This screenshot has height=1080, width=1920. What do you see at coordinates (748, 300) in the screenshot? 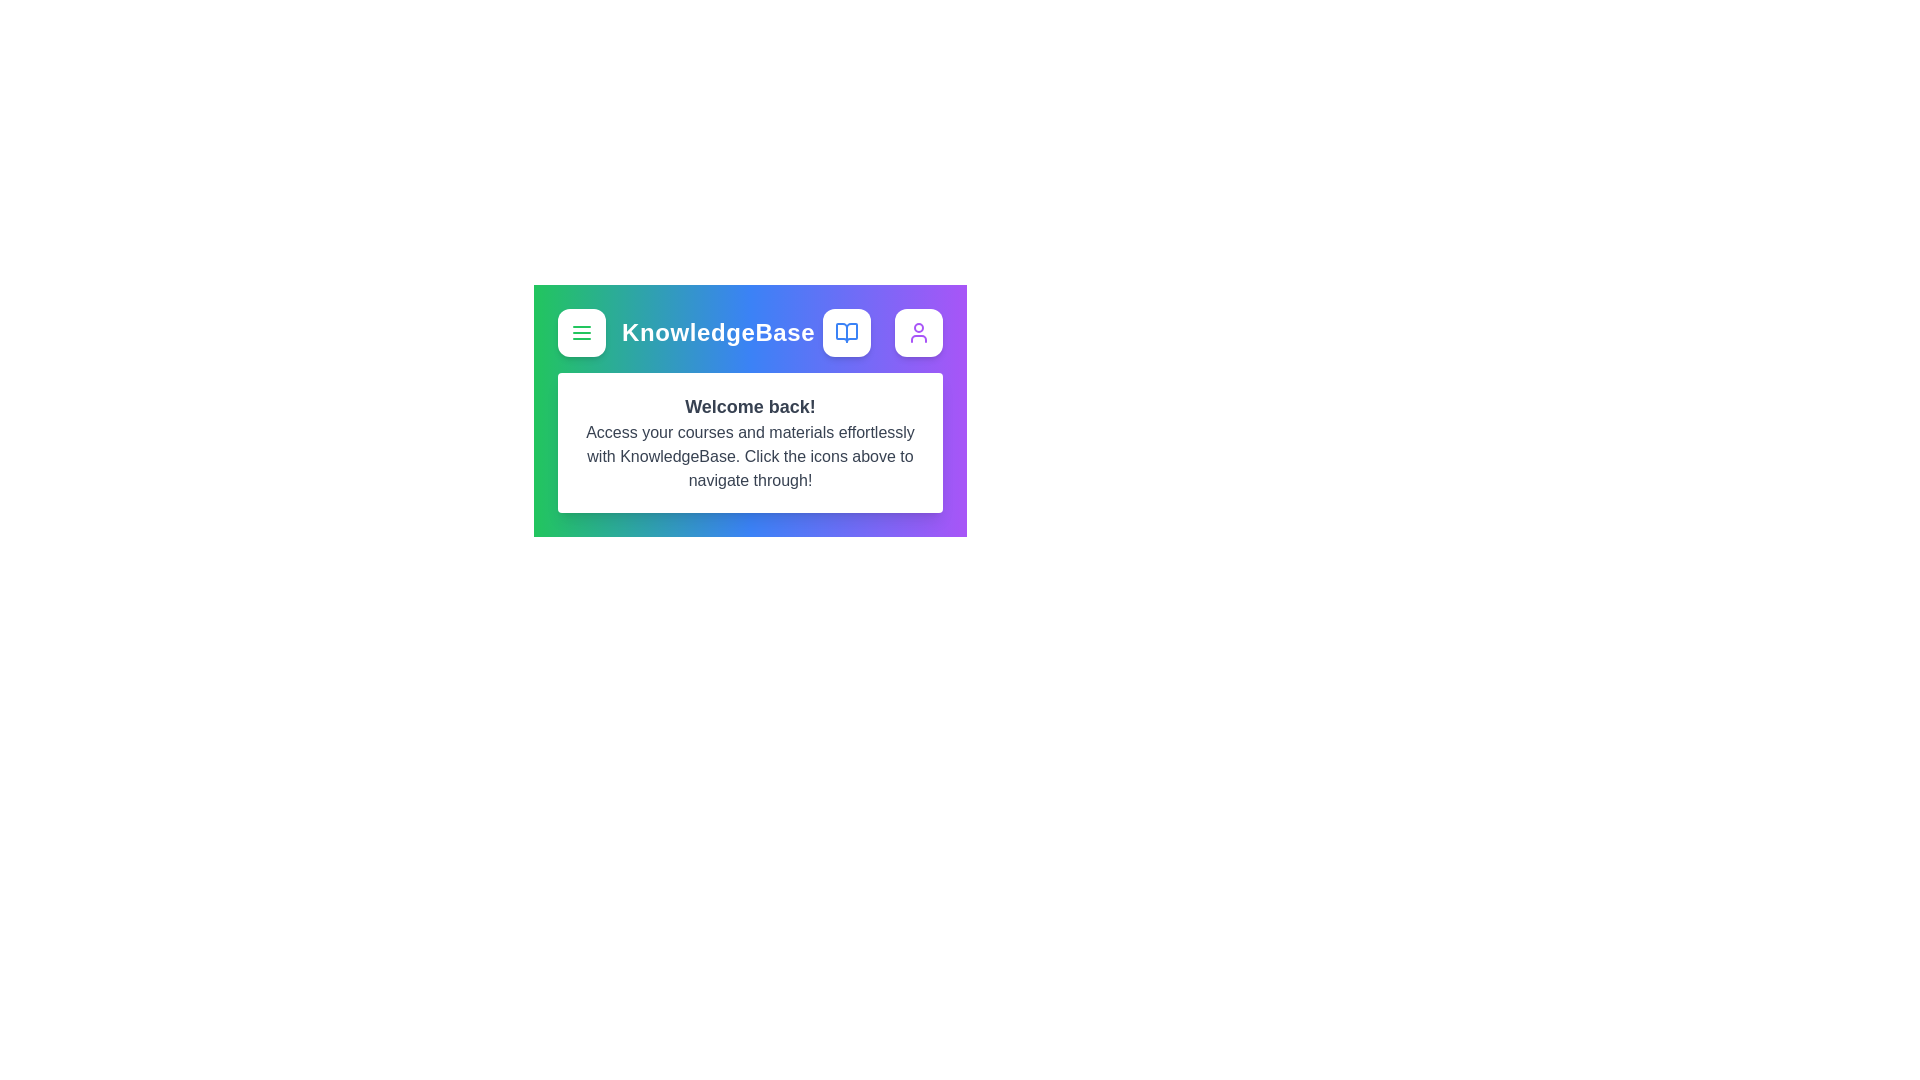
I see `the background gradient of the KnowledgeAppBar component` at bounding box center [748, 300].